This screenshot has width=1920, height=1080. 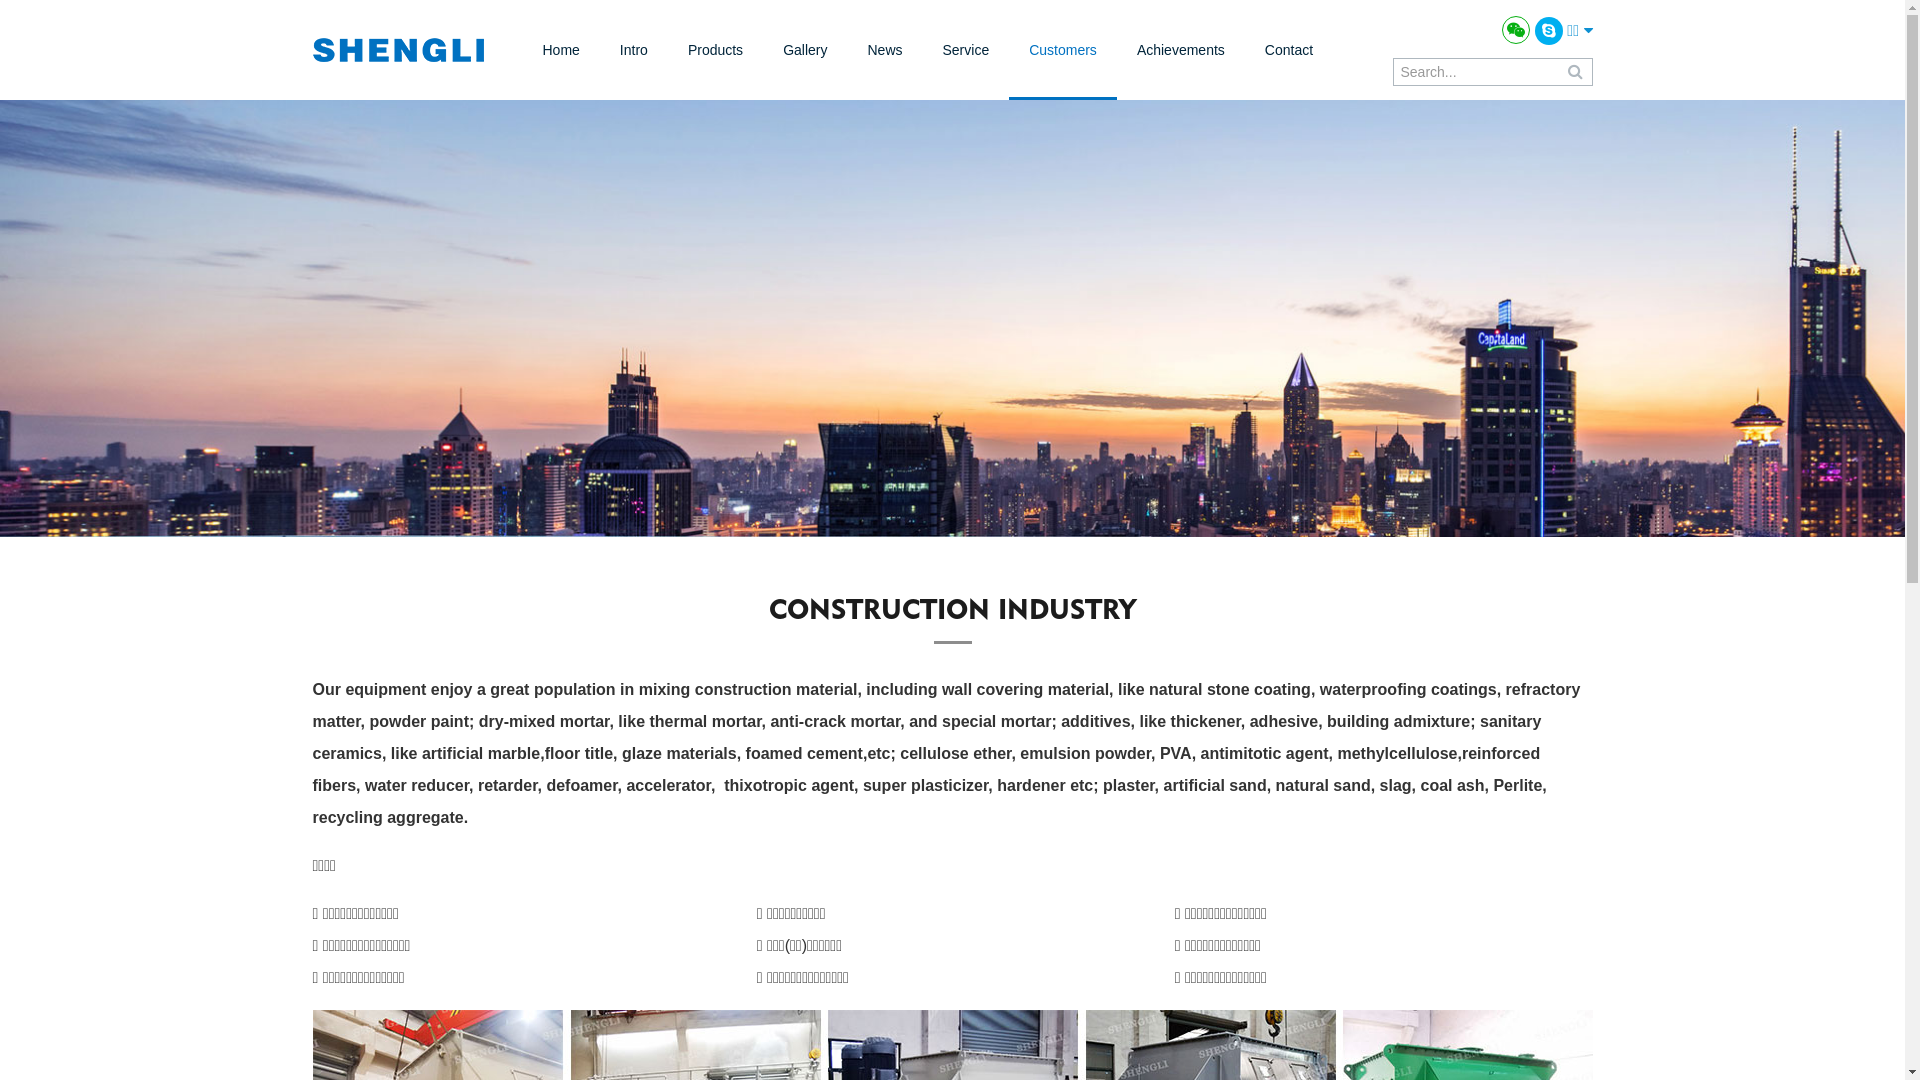 I want to click on 'Products', so click(x=715, y=49).